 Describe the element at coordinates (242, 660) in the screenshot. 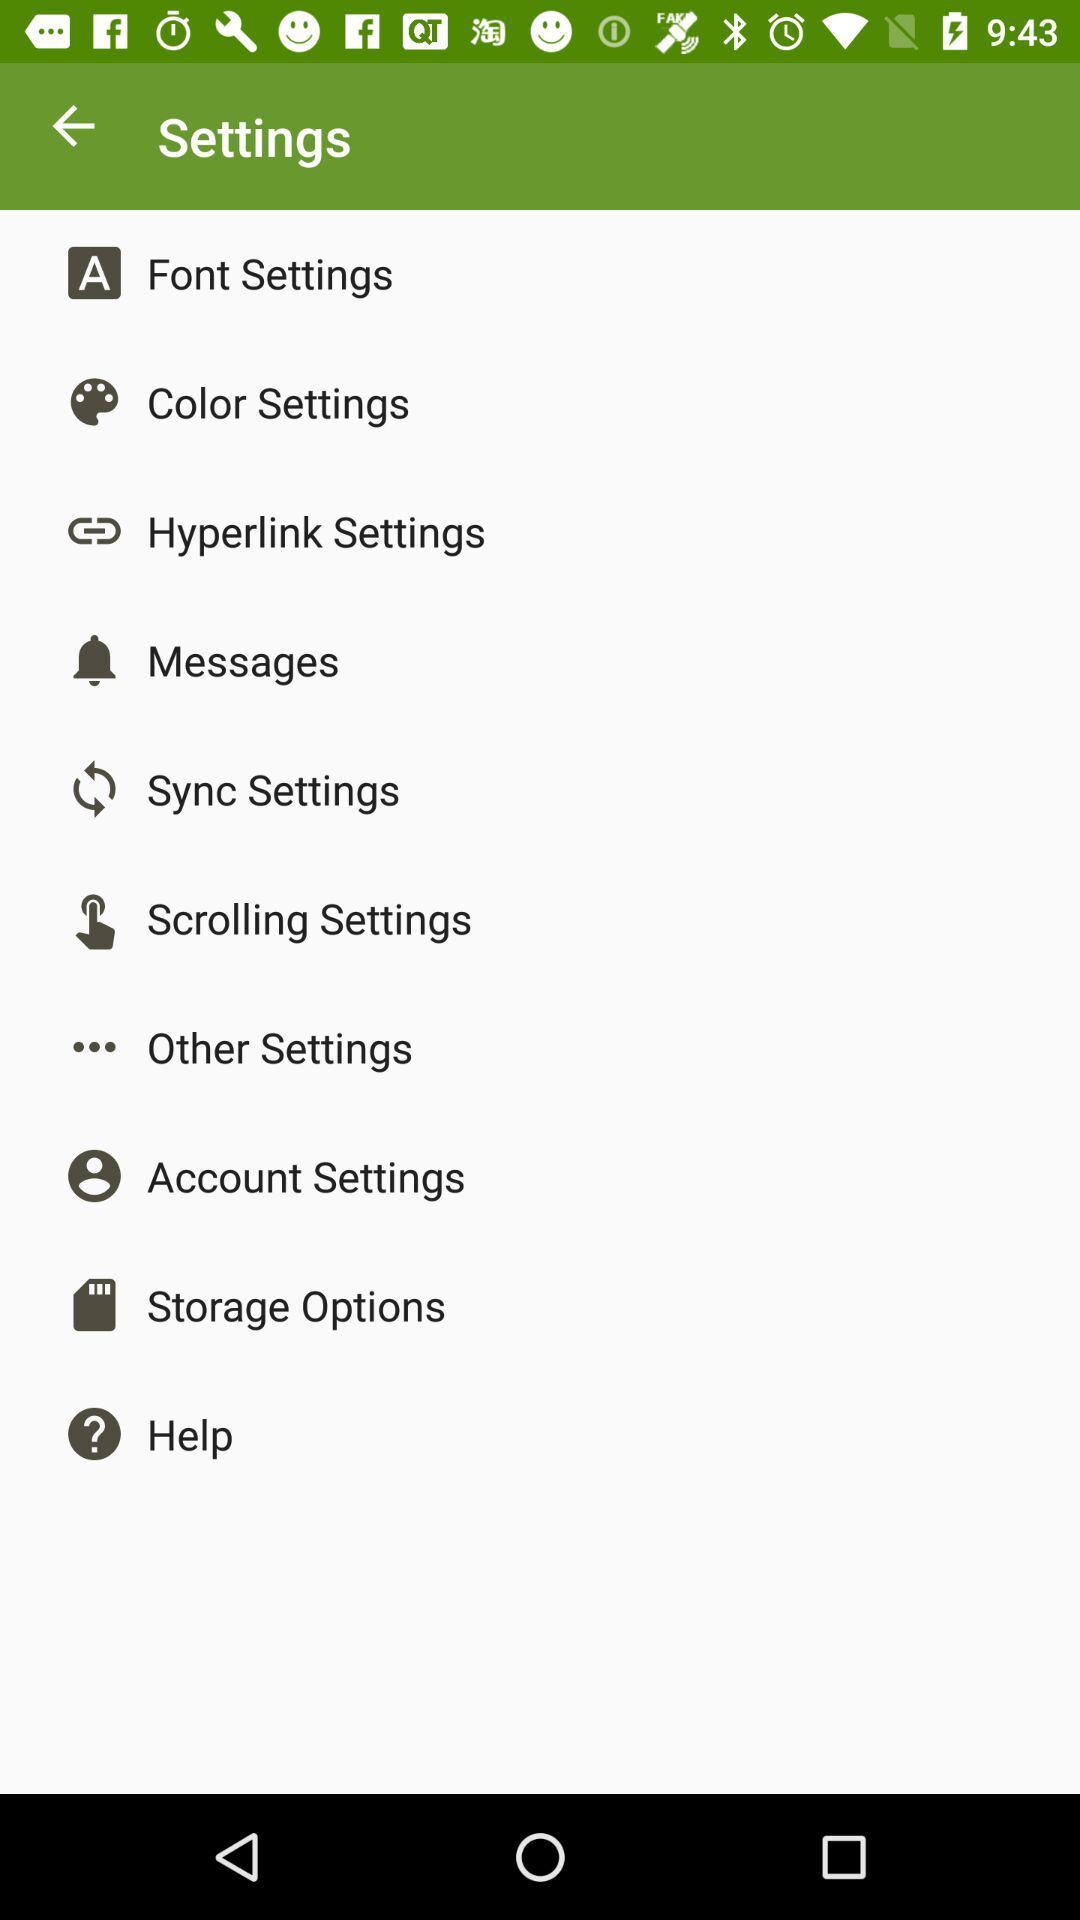

I see `the messages icon` at that location.